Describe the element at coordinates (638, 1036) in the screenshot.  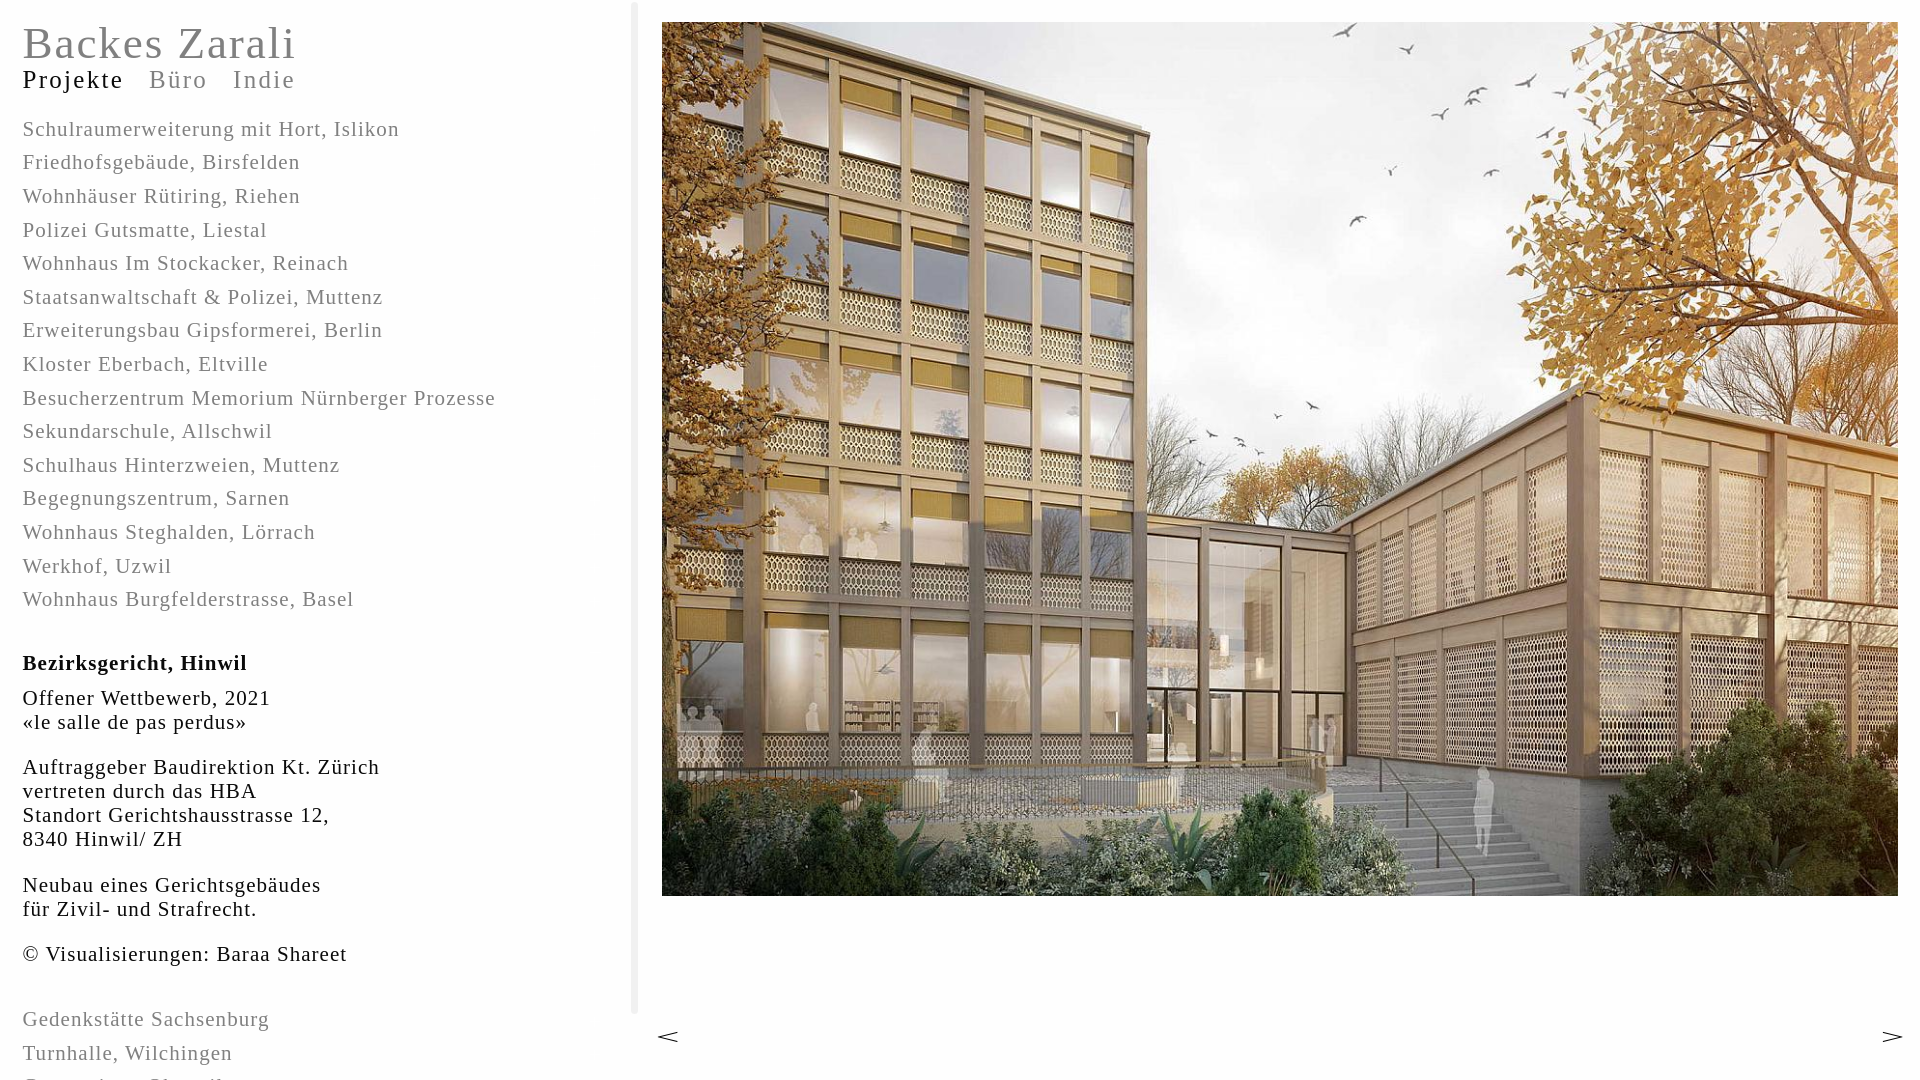
I see `'<'` at that location.